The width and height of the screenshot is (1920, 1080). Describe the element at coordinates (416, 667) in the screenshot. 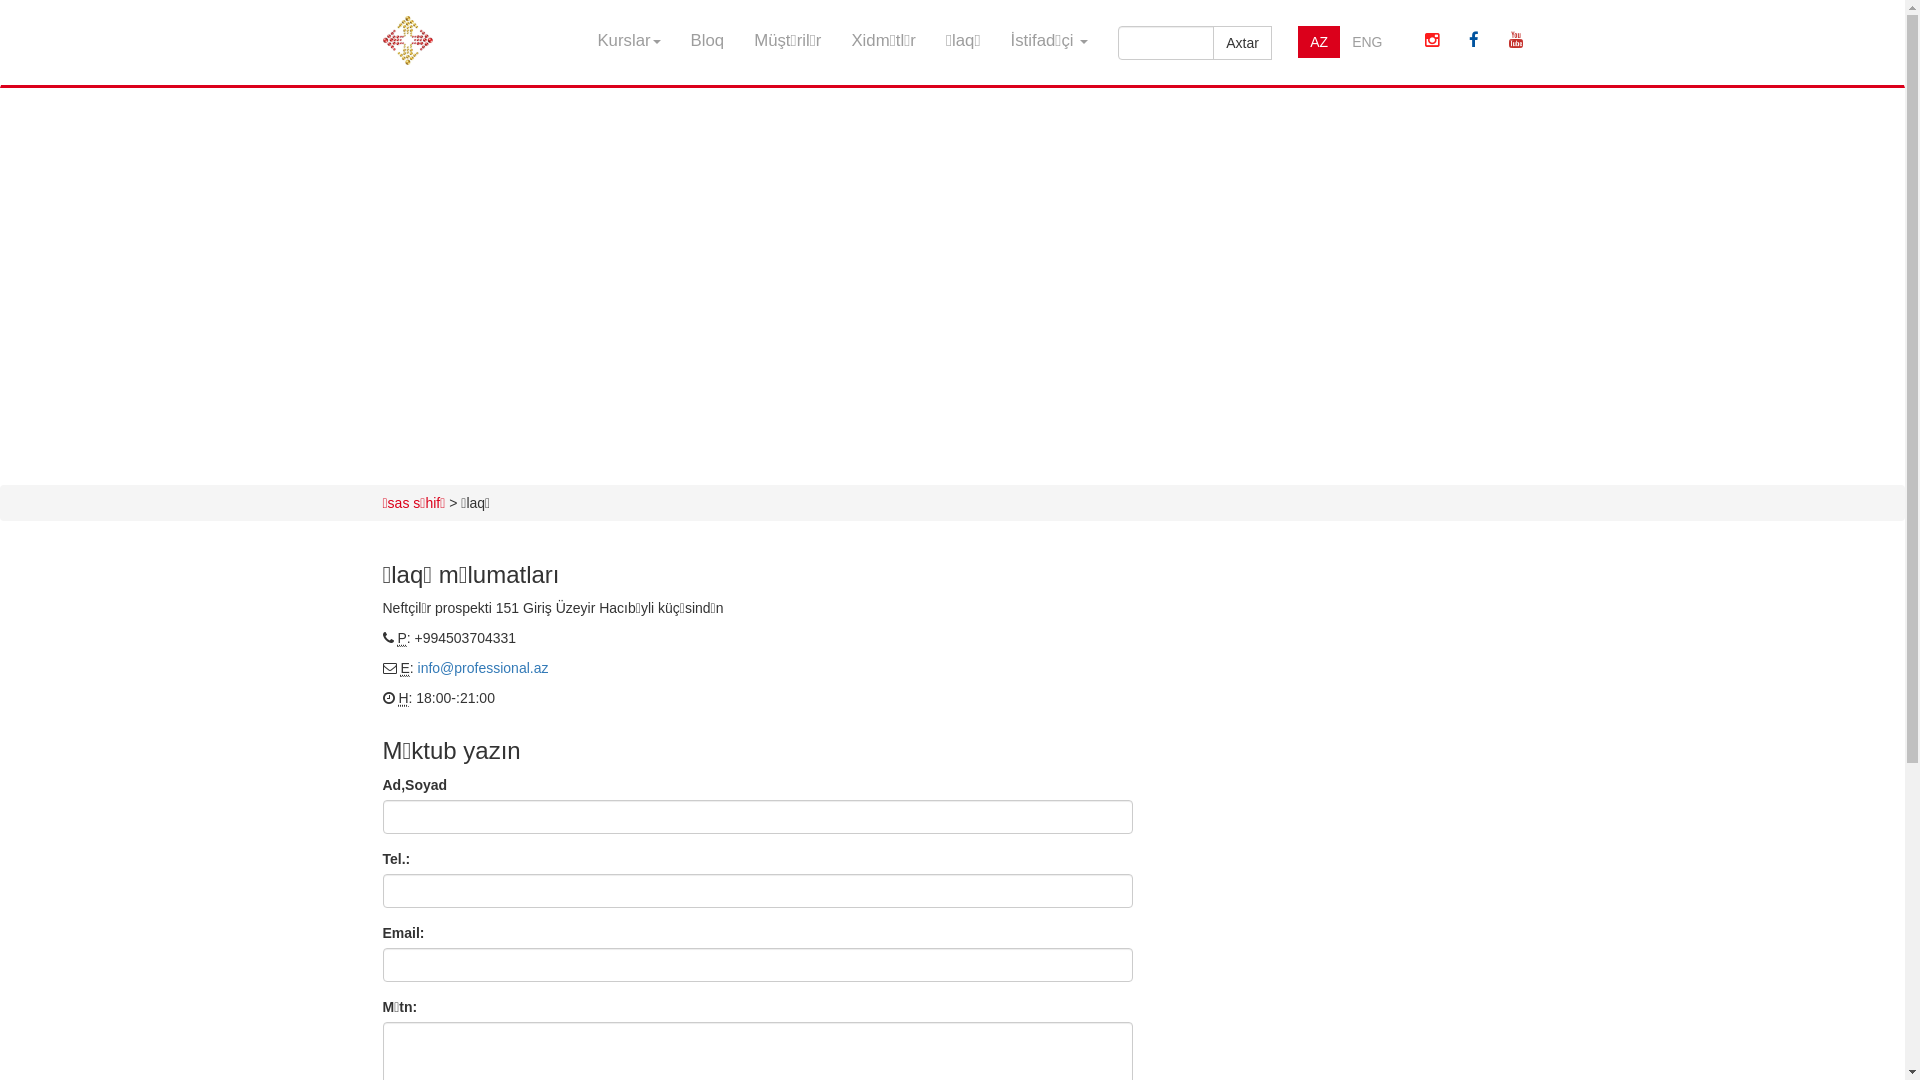

I see `'info@professional.az'` at that location.